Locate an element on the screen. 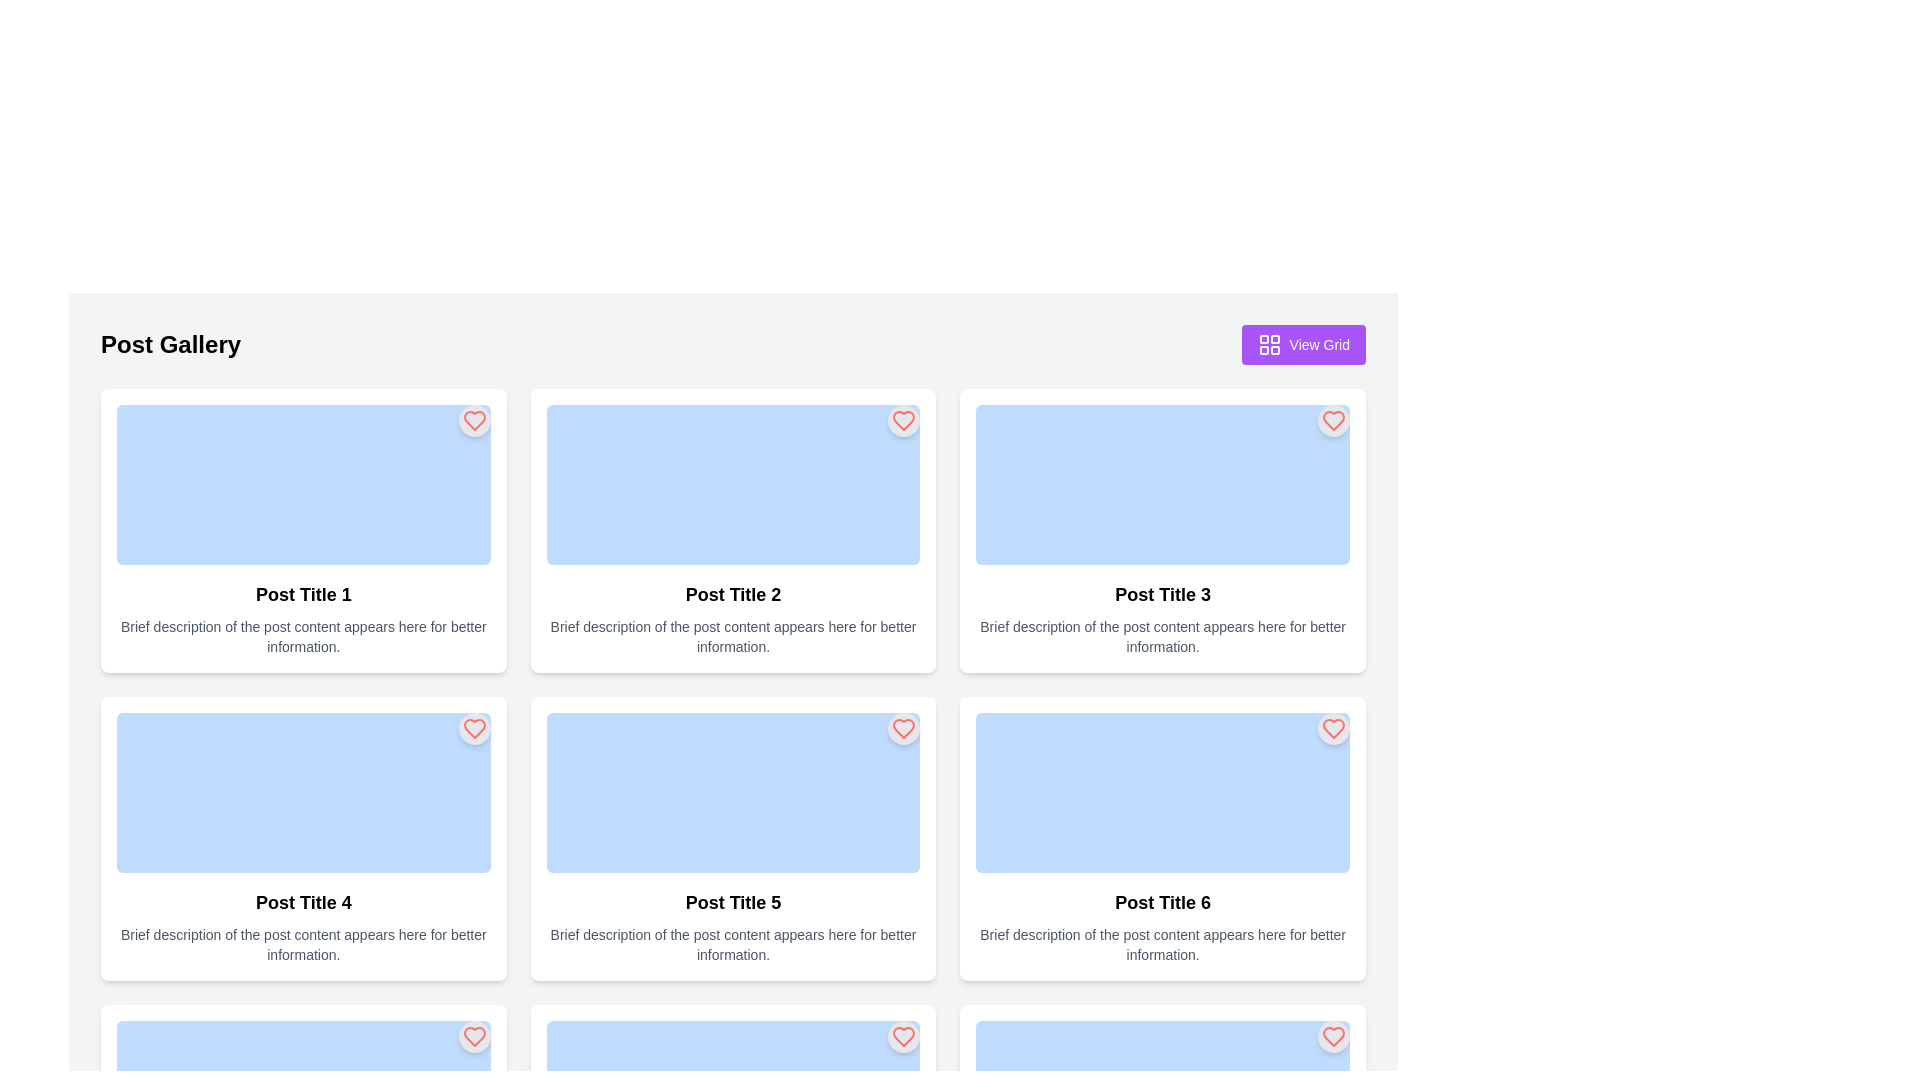  the heart-shaped icon located in the top right corner of the card labeled 'Post Title 5' is located at coordinates (903, 729).